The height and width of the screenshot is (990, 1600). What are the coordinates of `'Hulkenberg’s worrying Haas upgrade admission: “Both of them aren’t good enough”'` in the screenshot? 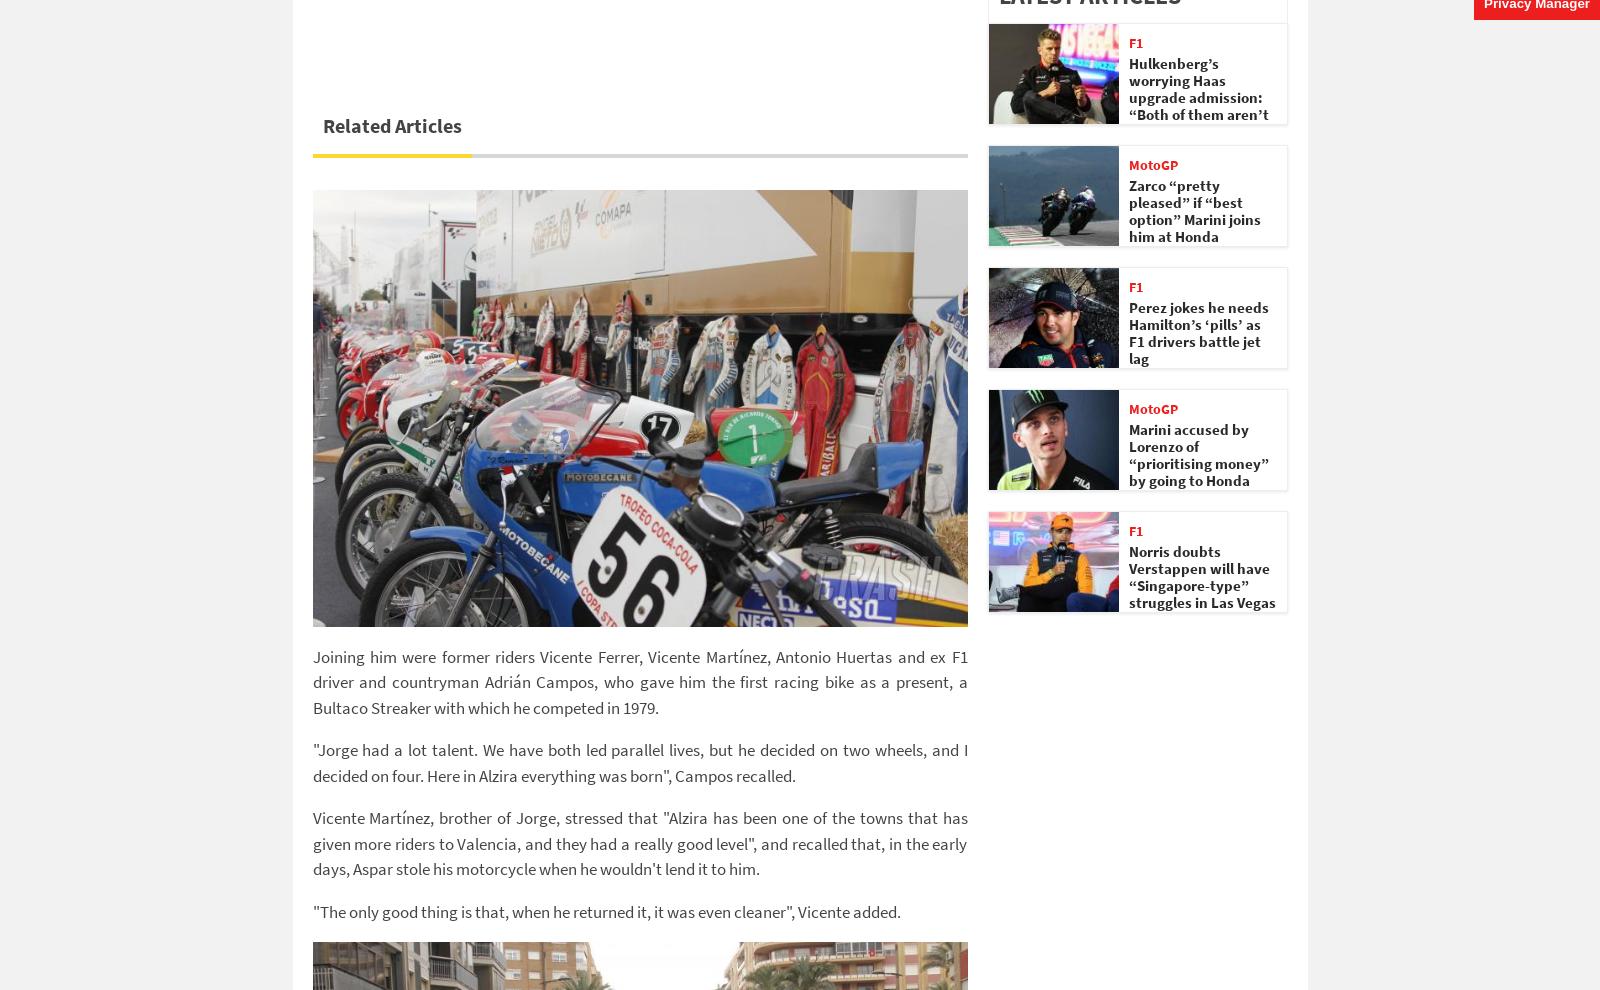 It's located at (1198, 97).